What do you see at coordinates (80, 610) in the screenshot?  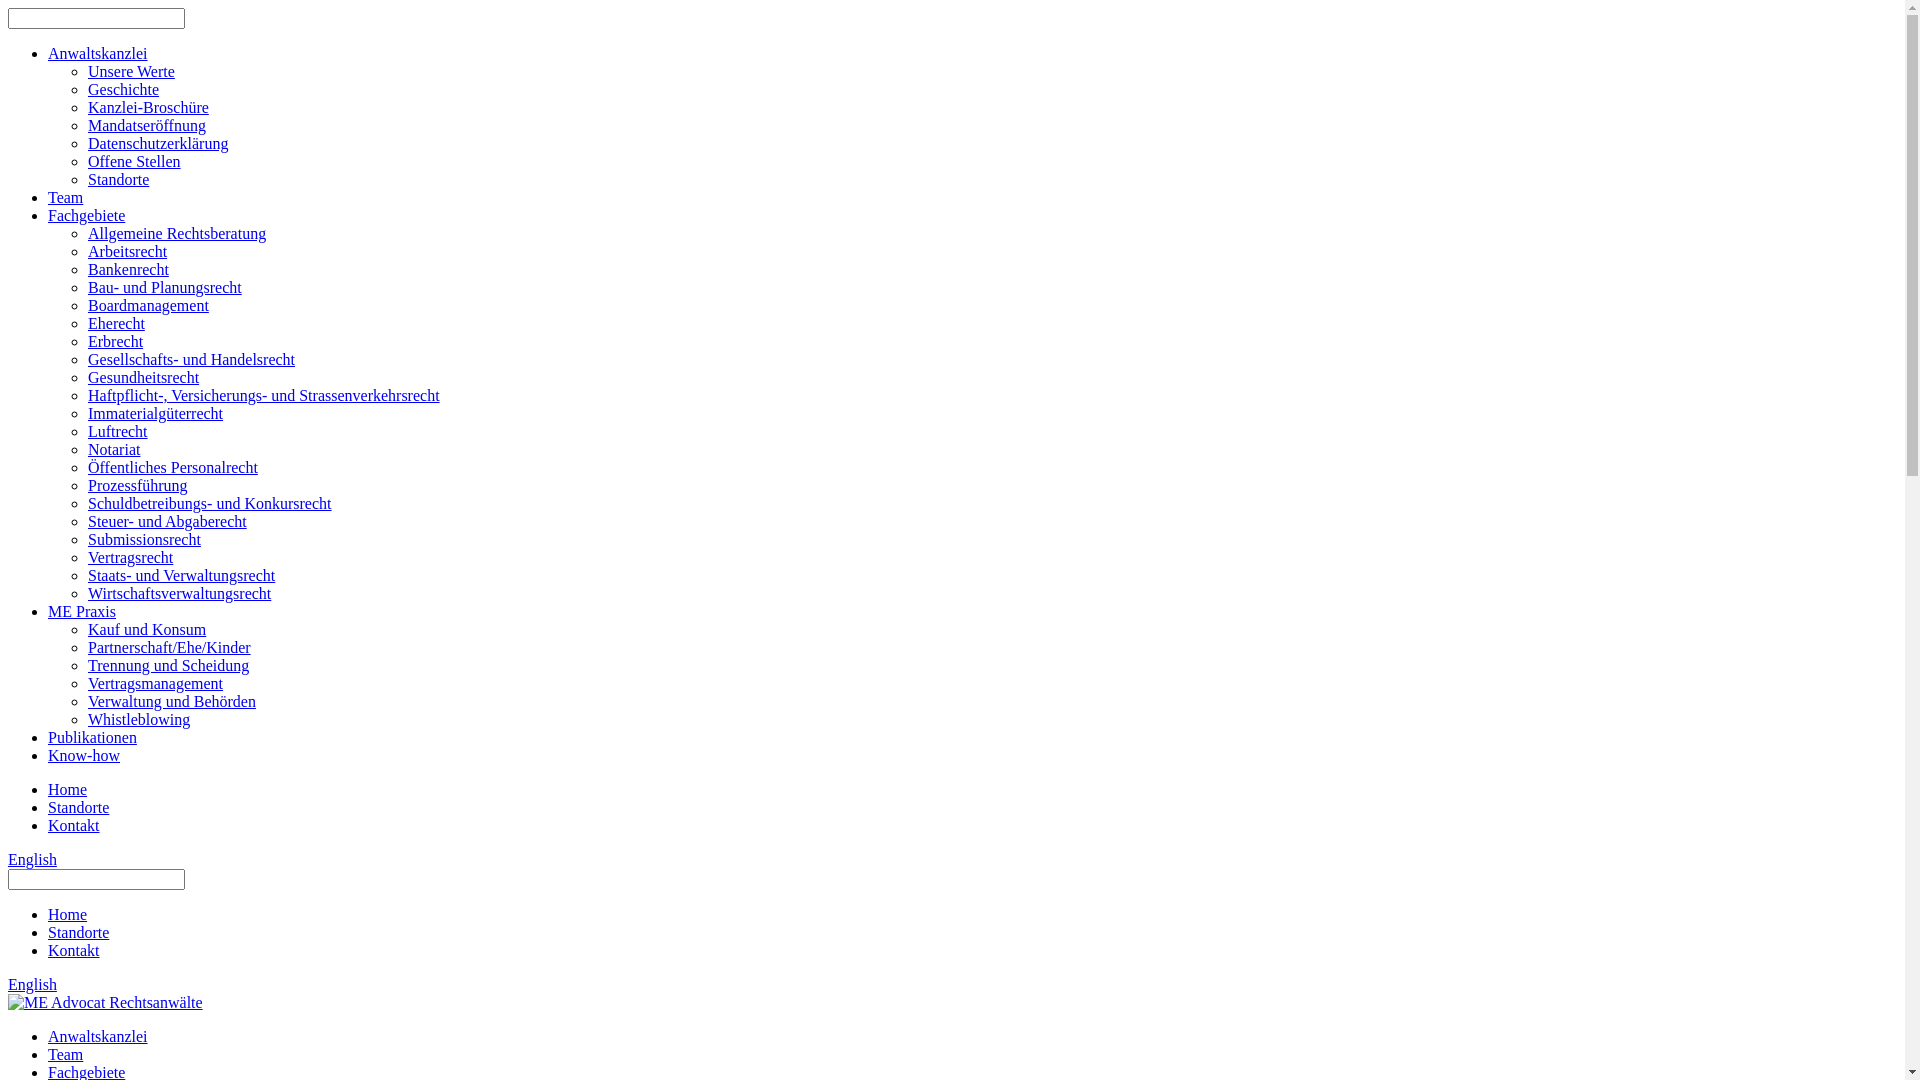 I see `'ME Praxis'` at bounding box center [80, 610].